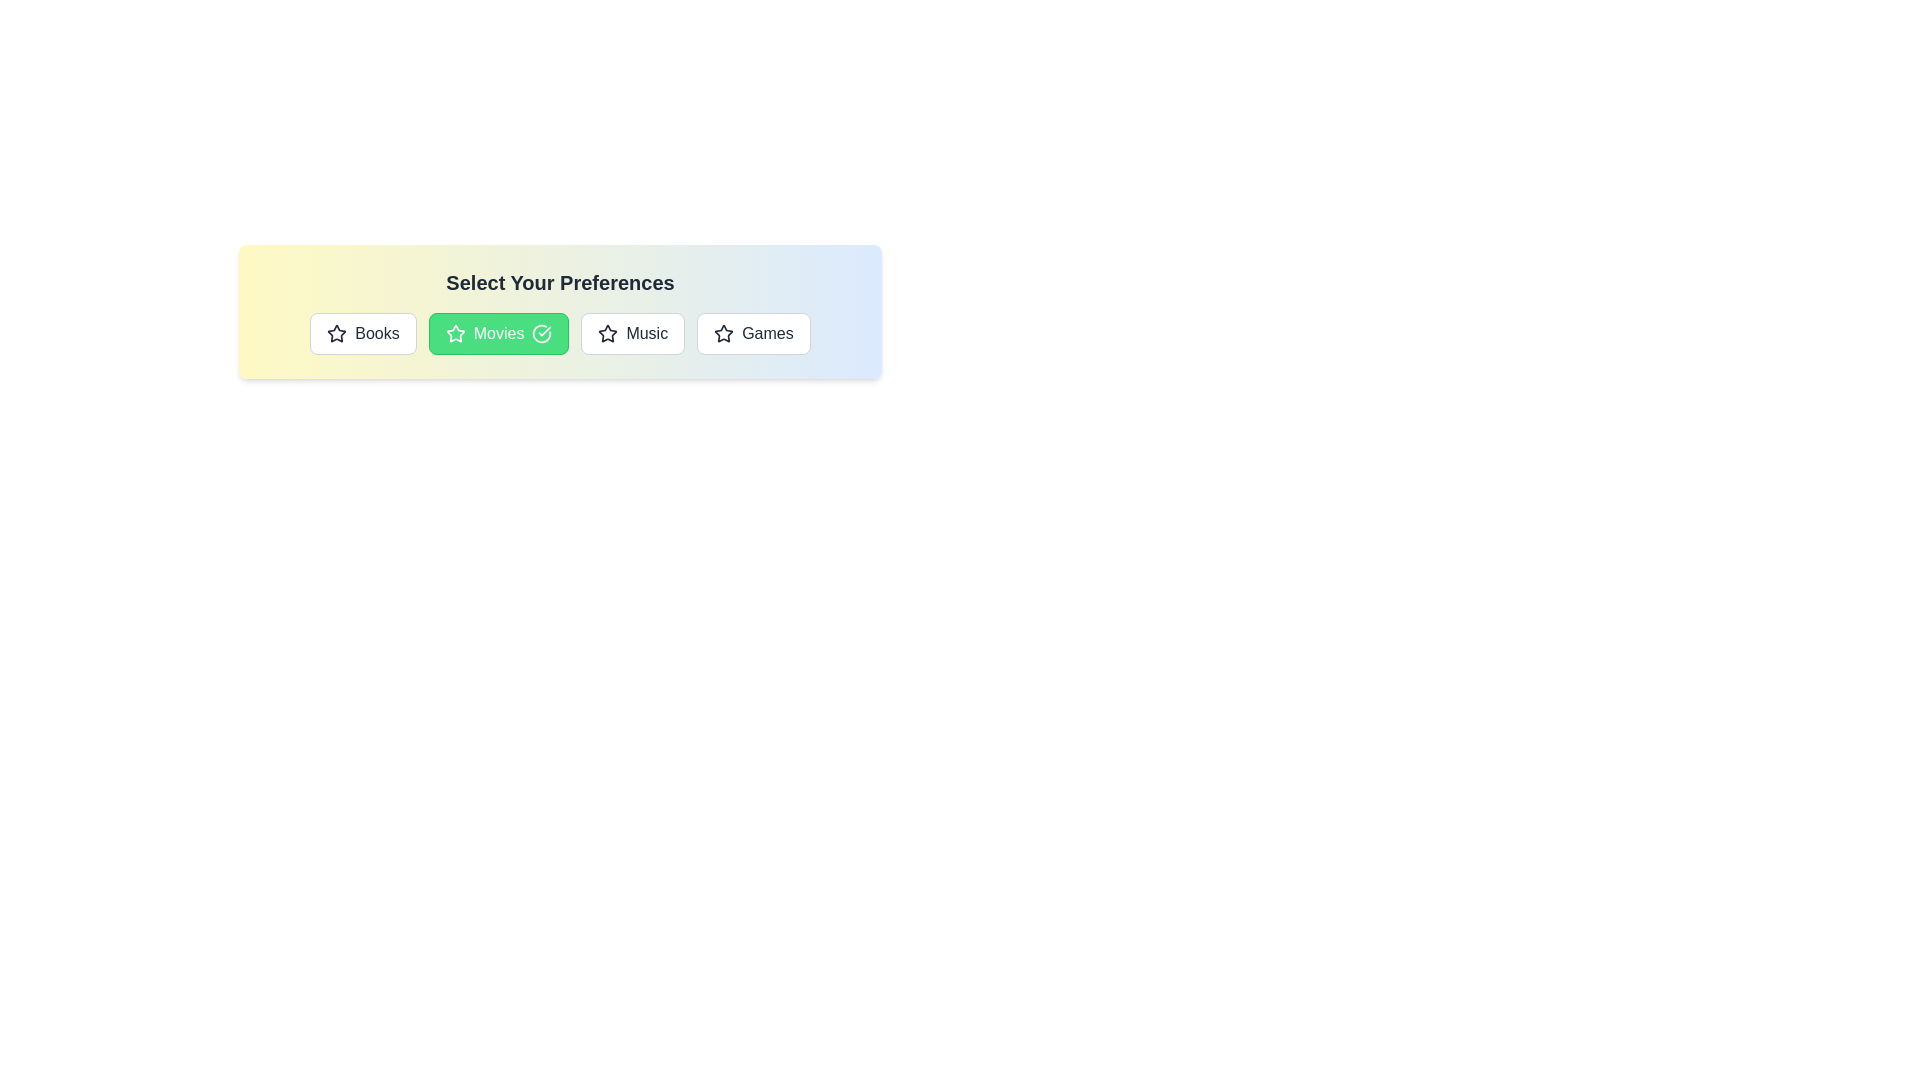 This screenshot has height=1080, width=1920. Describe the element at coordinates (499, 333) in the screenshot. I see `the category Movies` at that location.